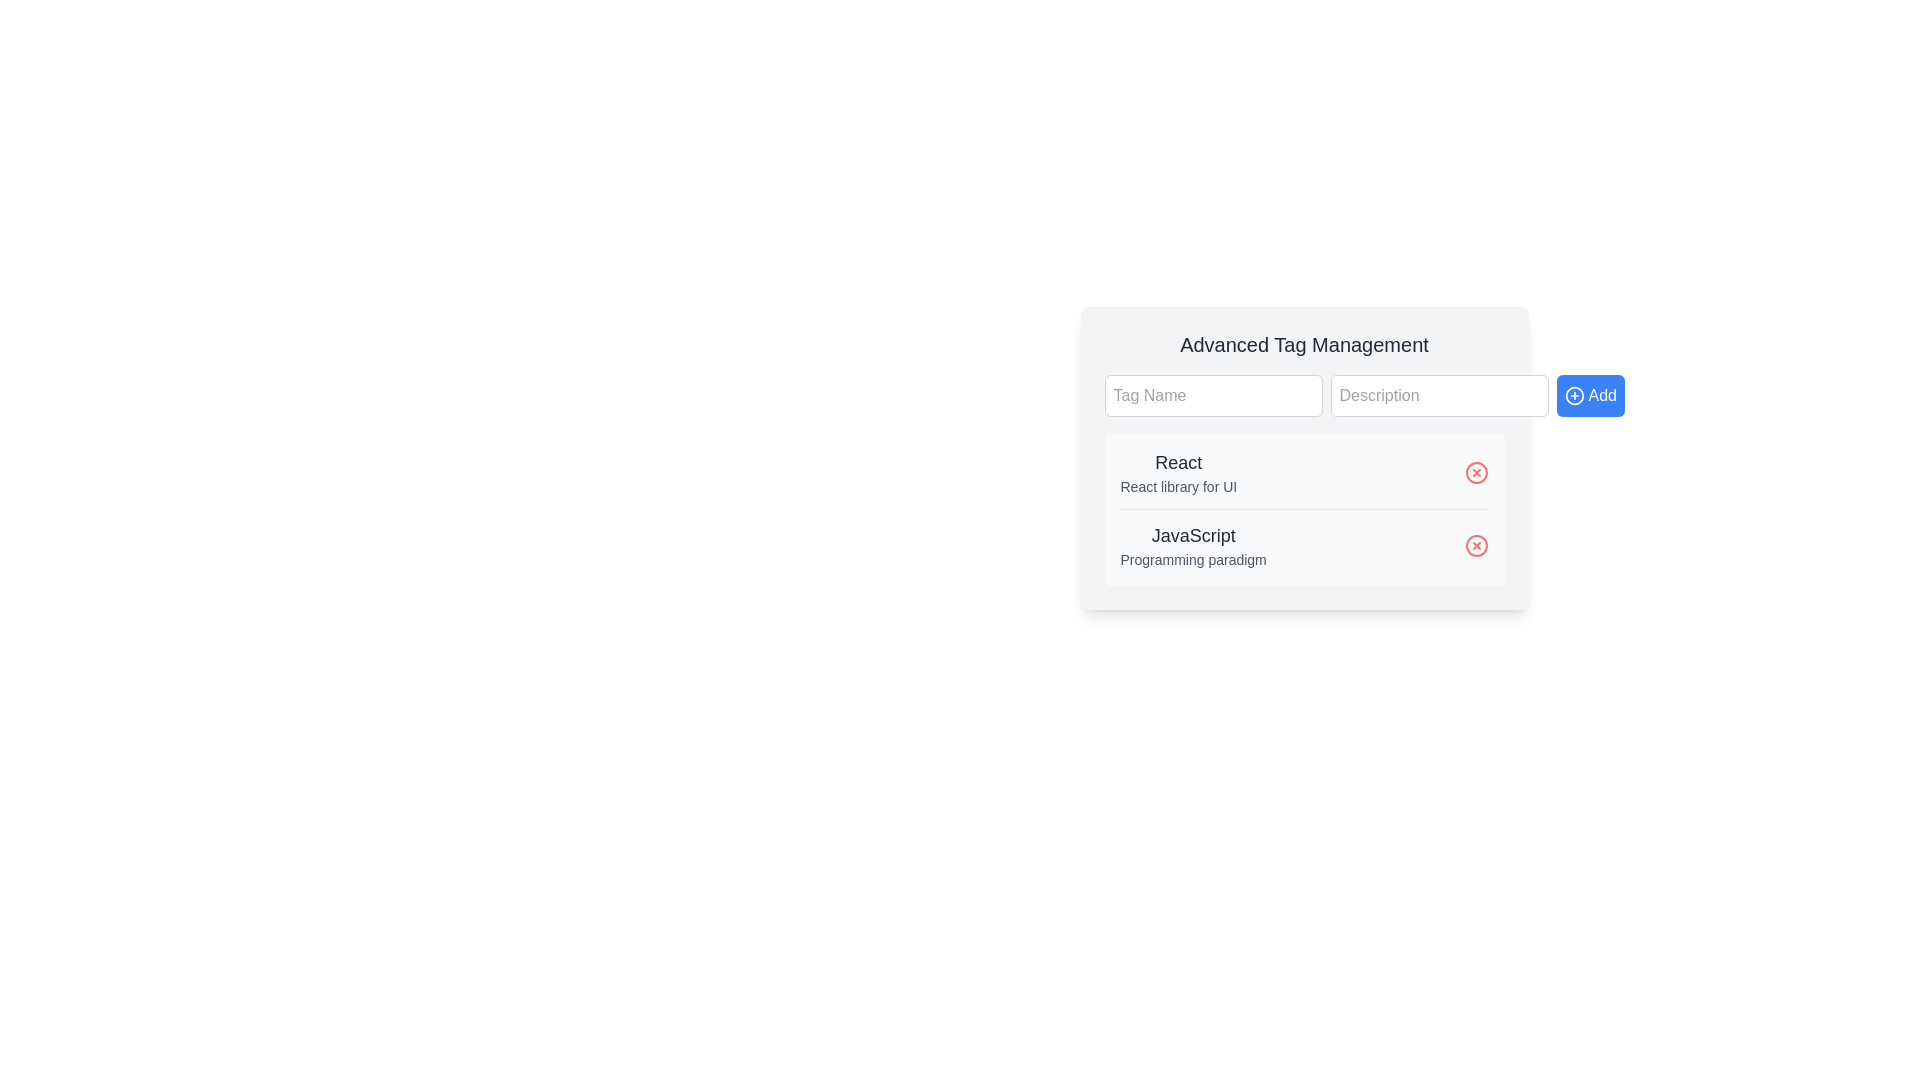  I want to click on the button for adding tags located on the far right of the horizontal form layout, so click(1589, 396).